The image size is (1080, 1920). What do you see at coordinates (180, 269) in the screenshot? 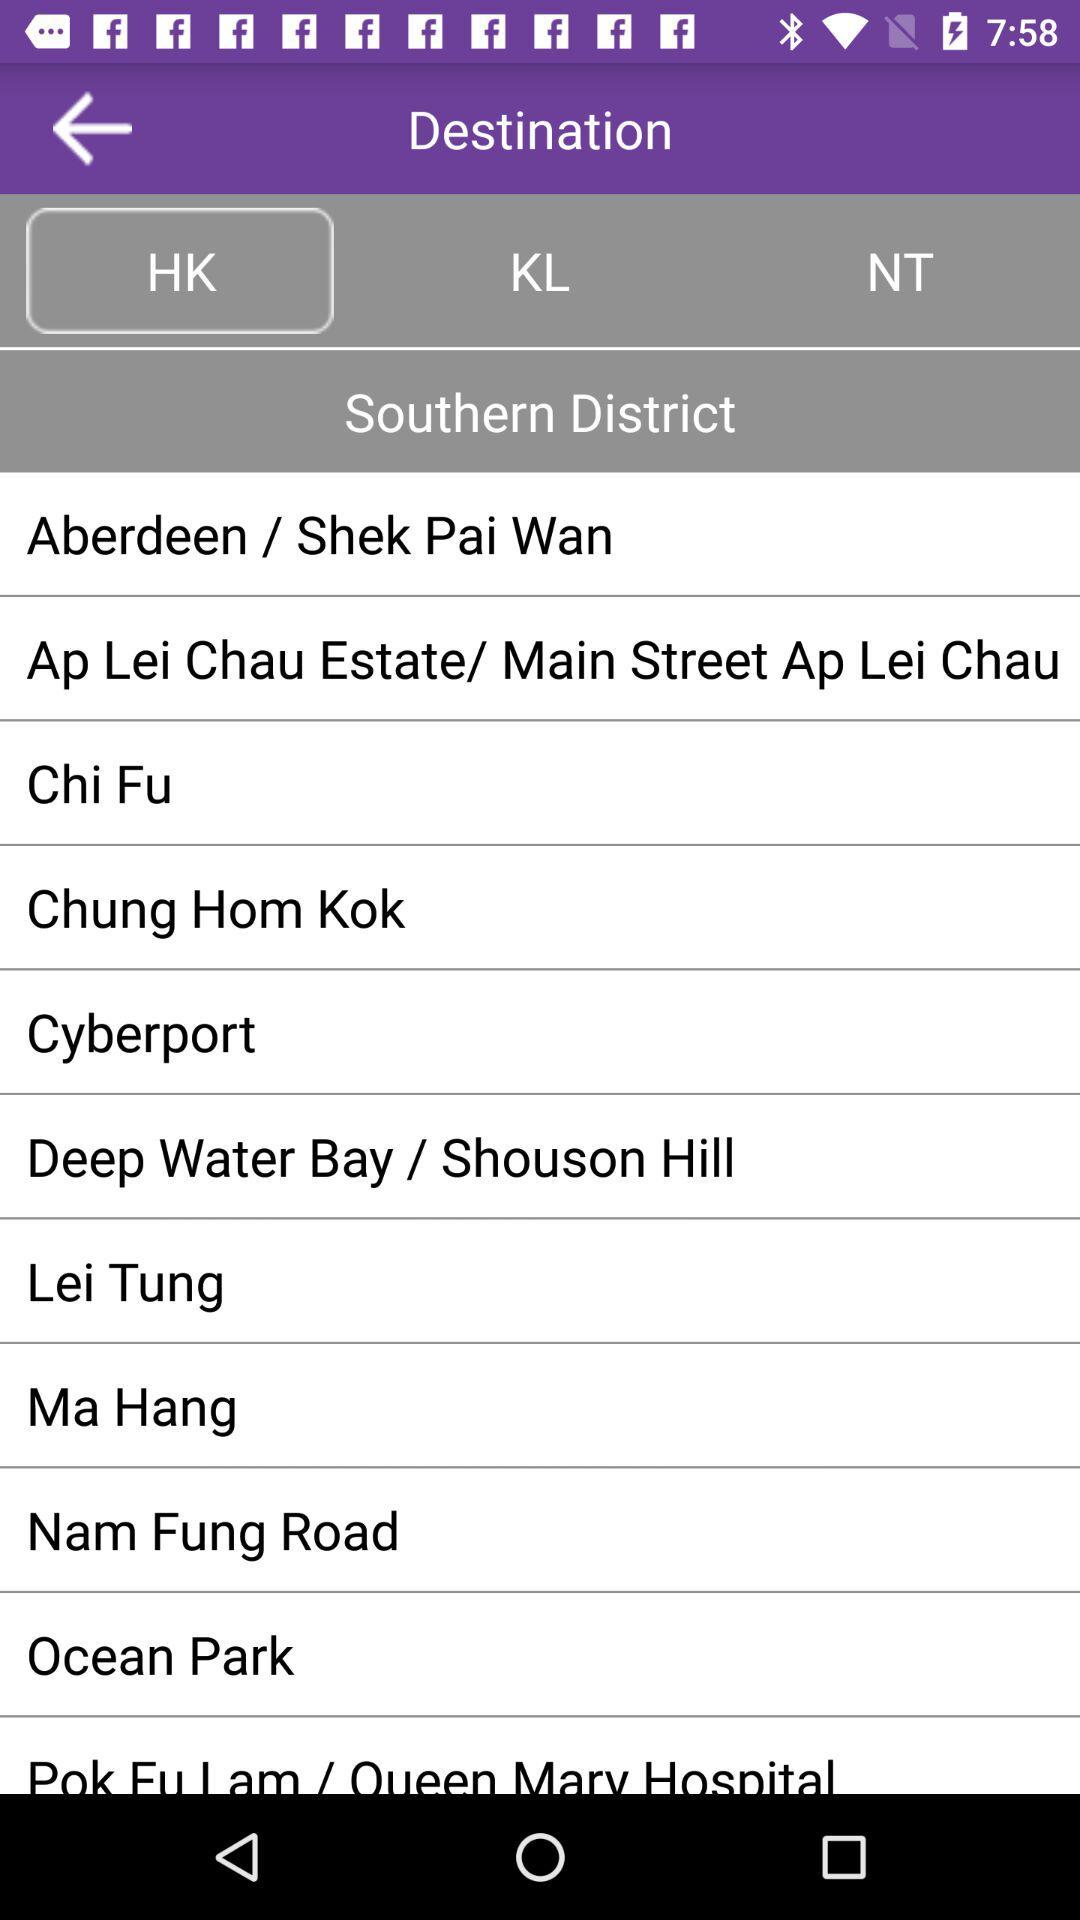
I see `the button left to kl at top` at bounding box center [180, 269].